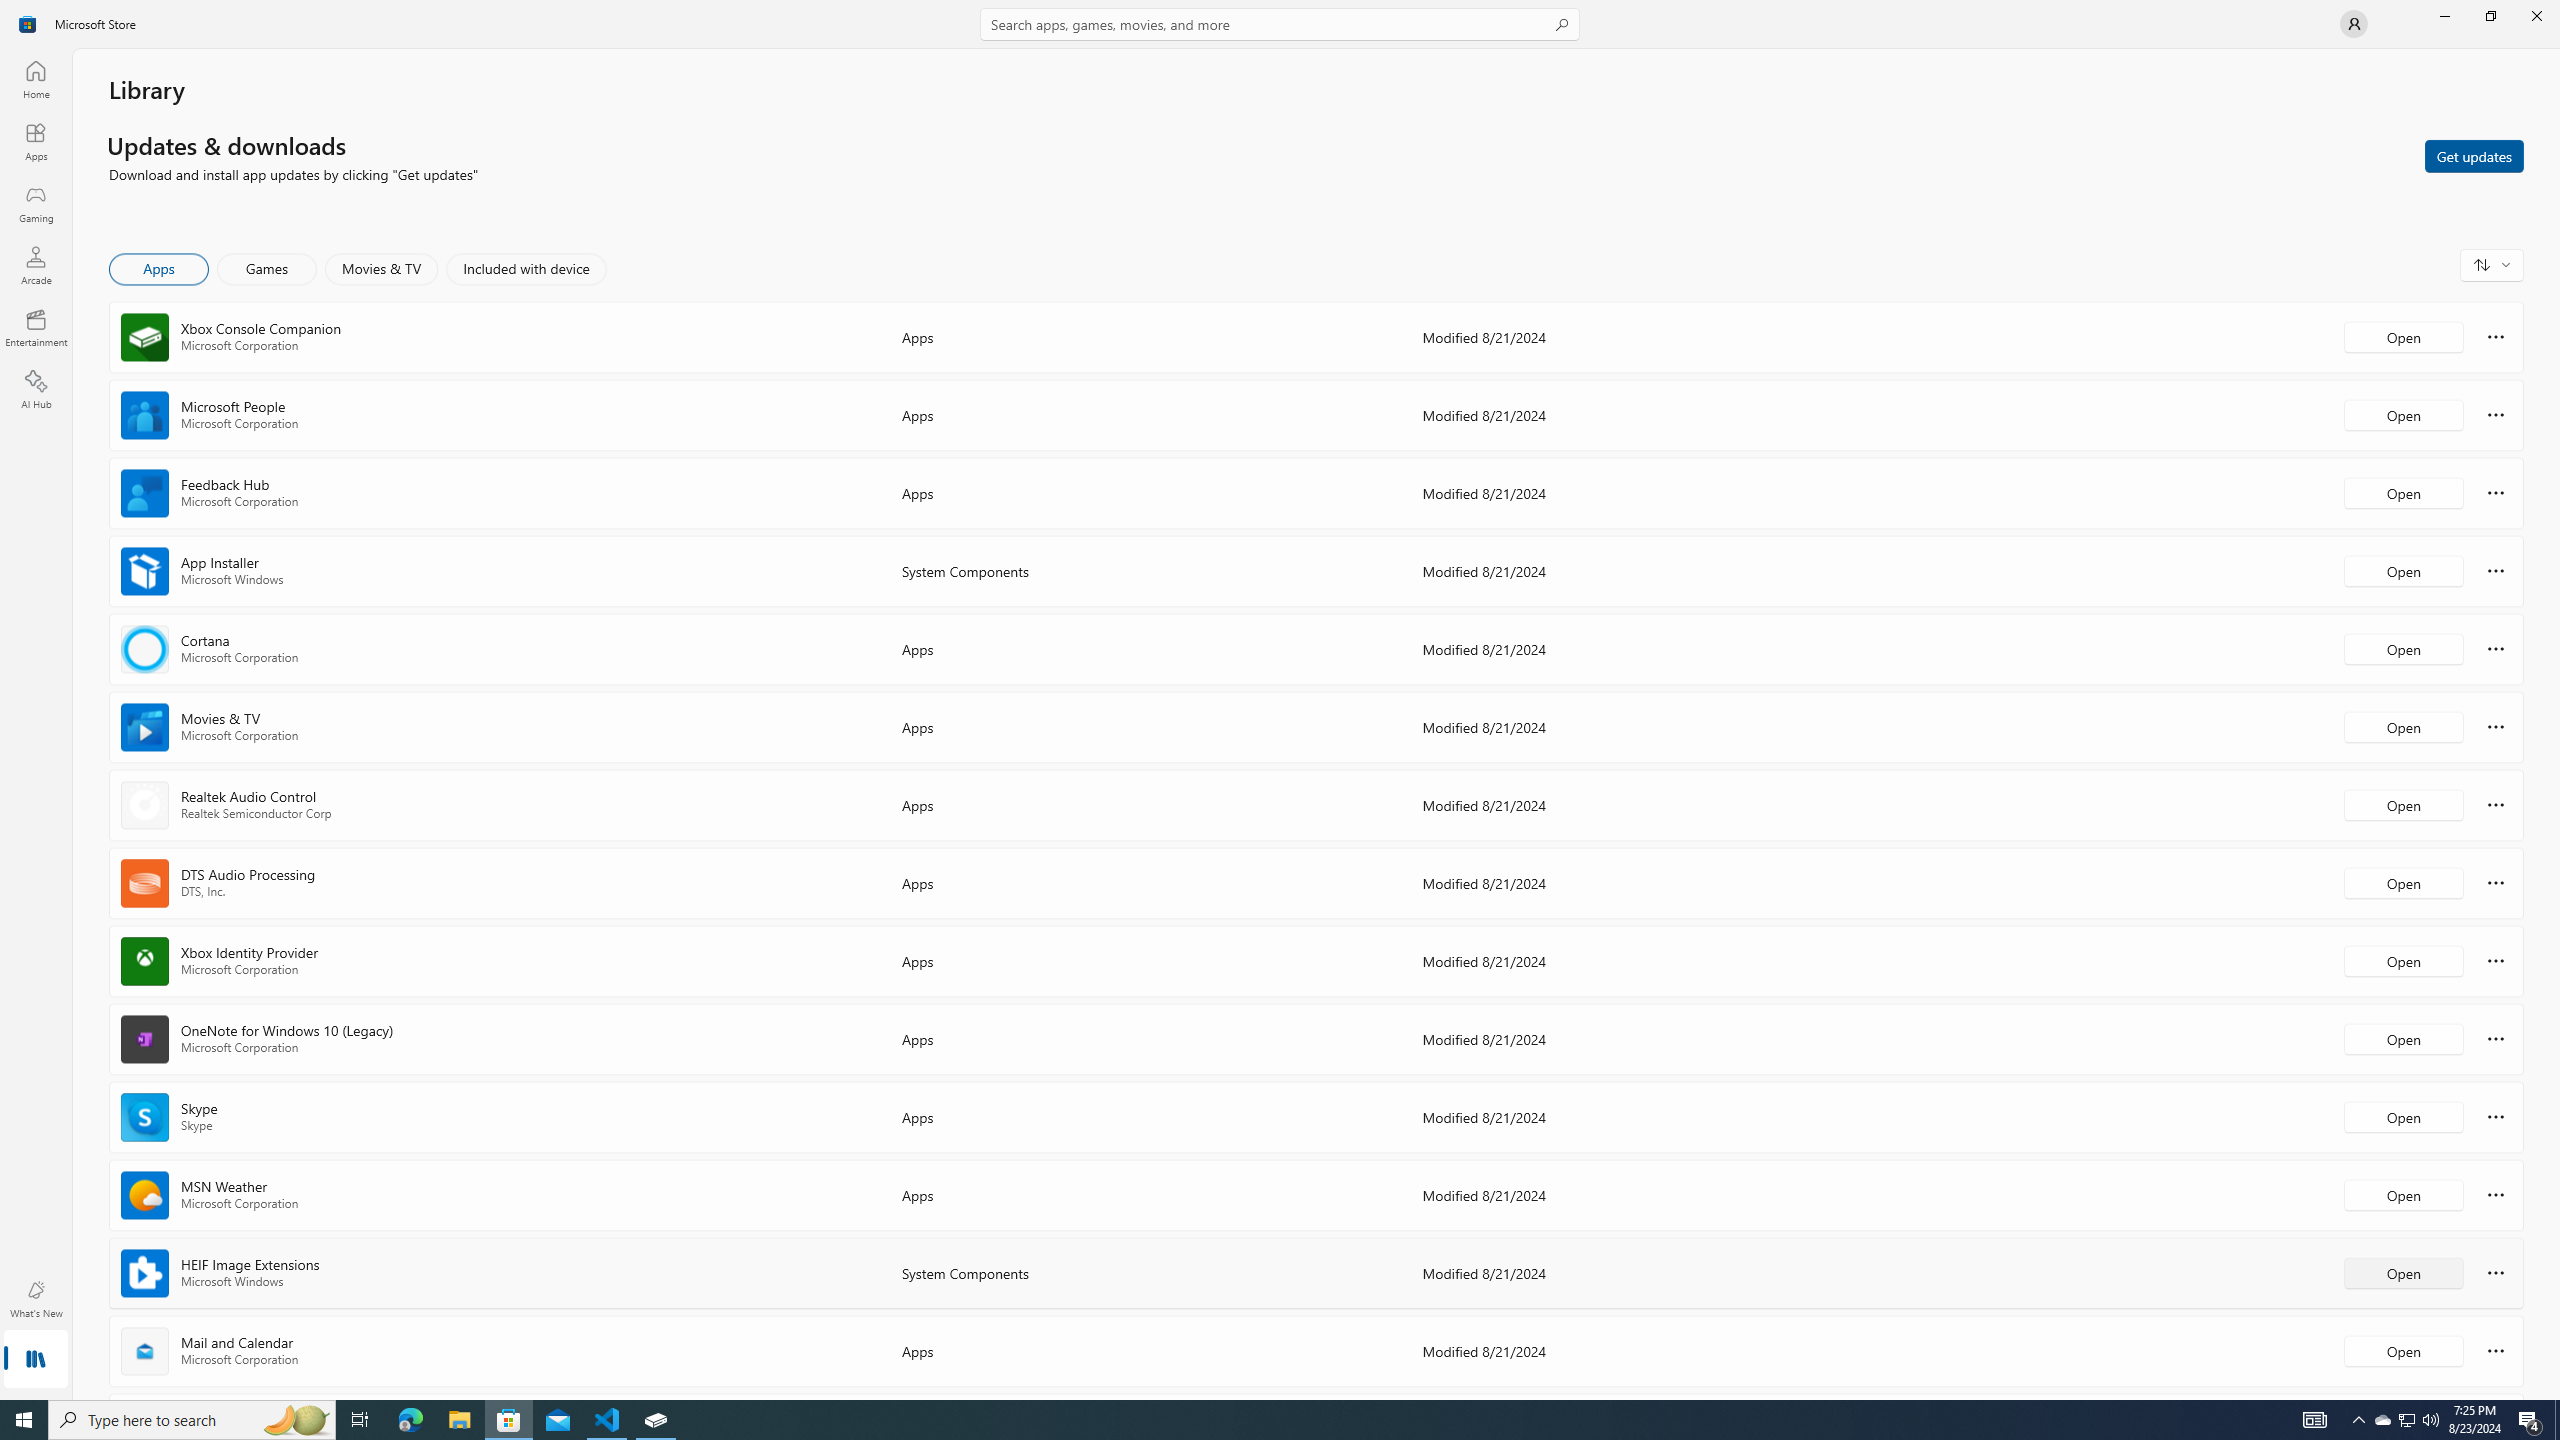  What do you see at coordinates (2474, 154) in the screenshot?
I see `'Get updates'` at bounding box center [2474, 154].